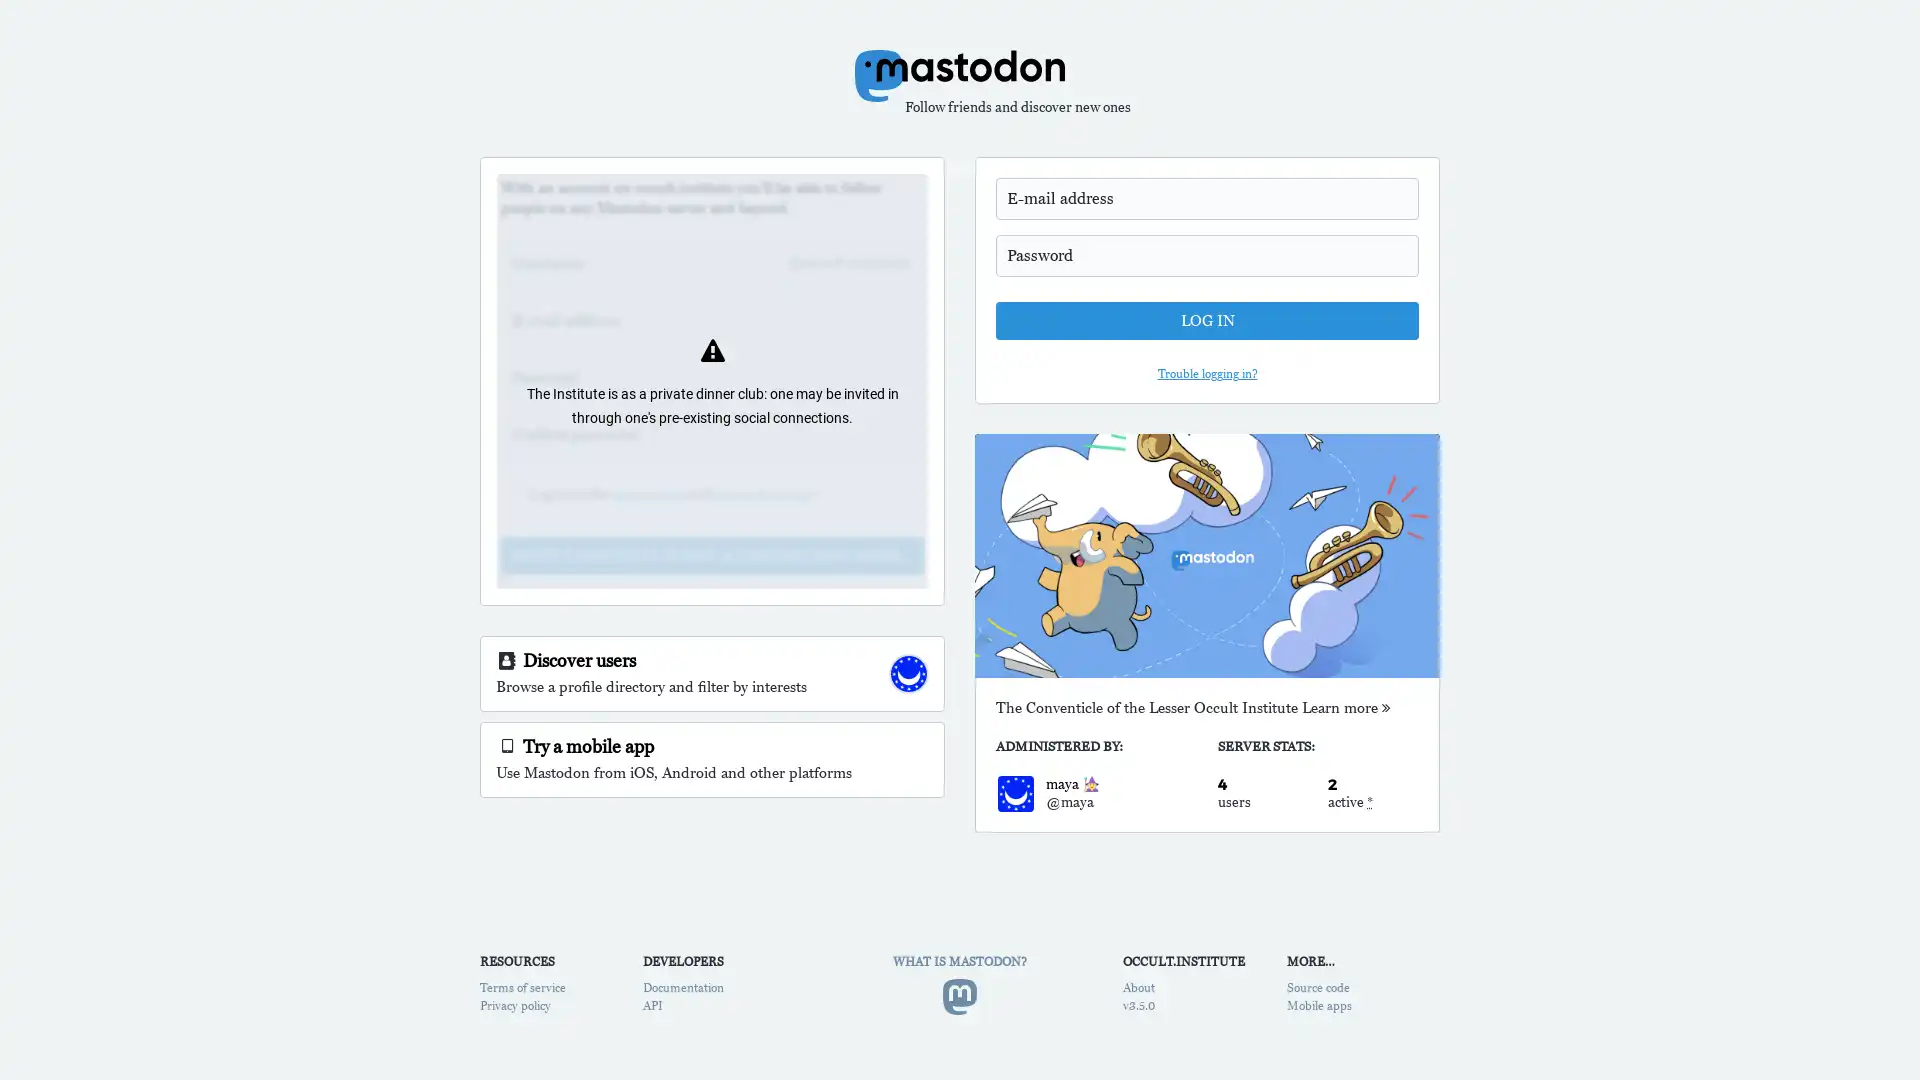  I want to click on OCCULT.INSTITUTE IS NOT ACCEPTING NEW MEMBERS, so click(712, 555).